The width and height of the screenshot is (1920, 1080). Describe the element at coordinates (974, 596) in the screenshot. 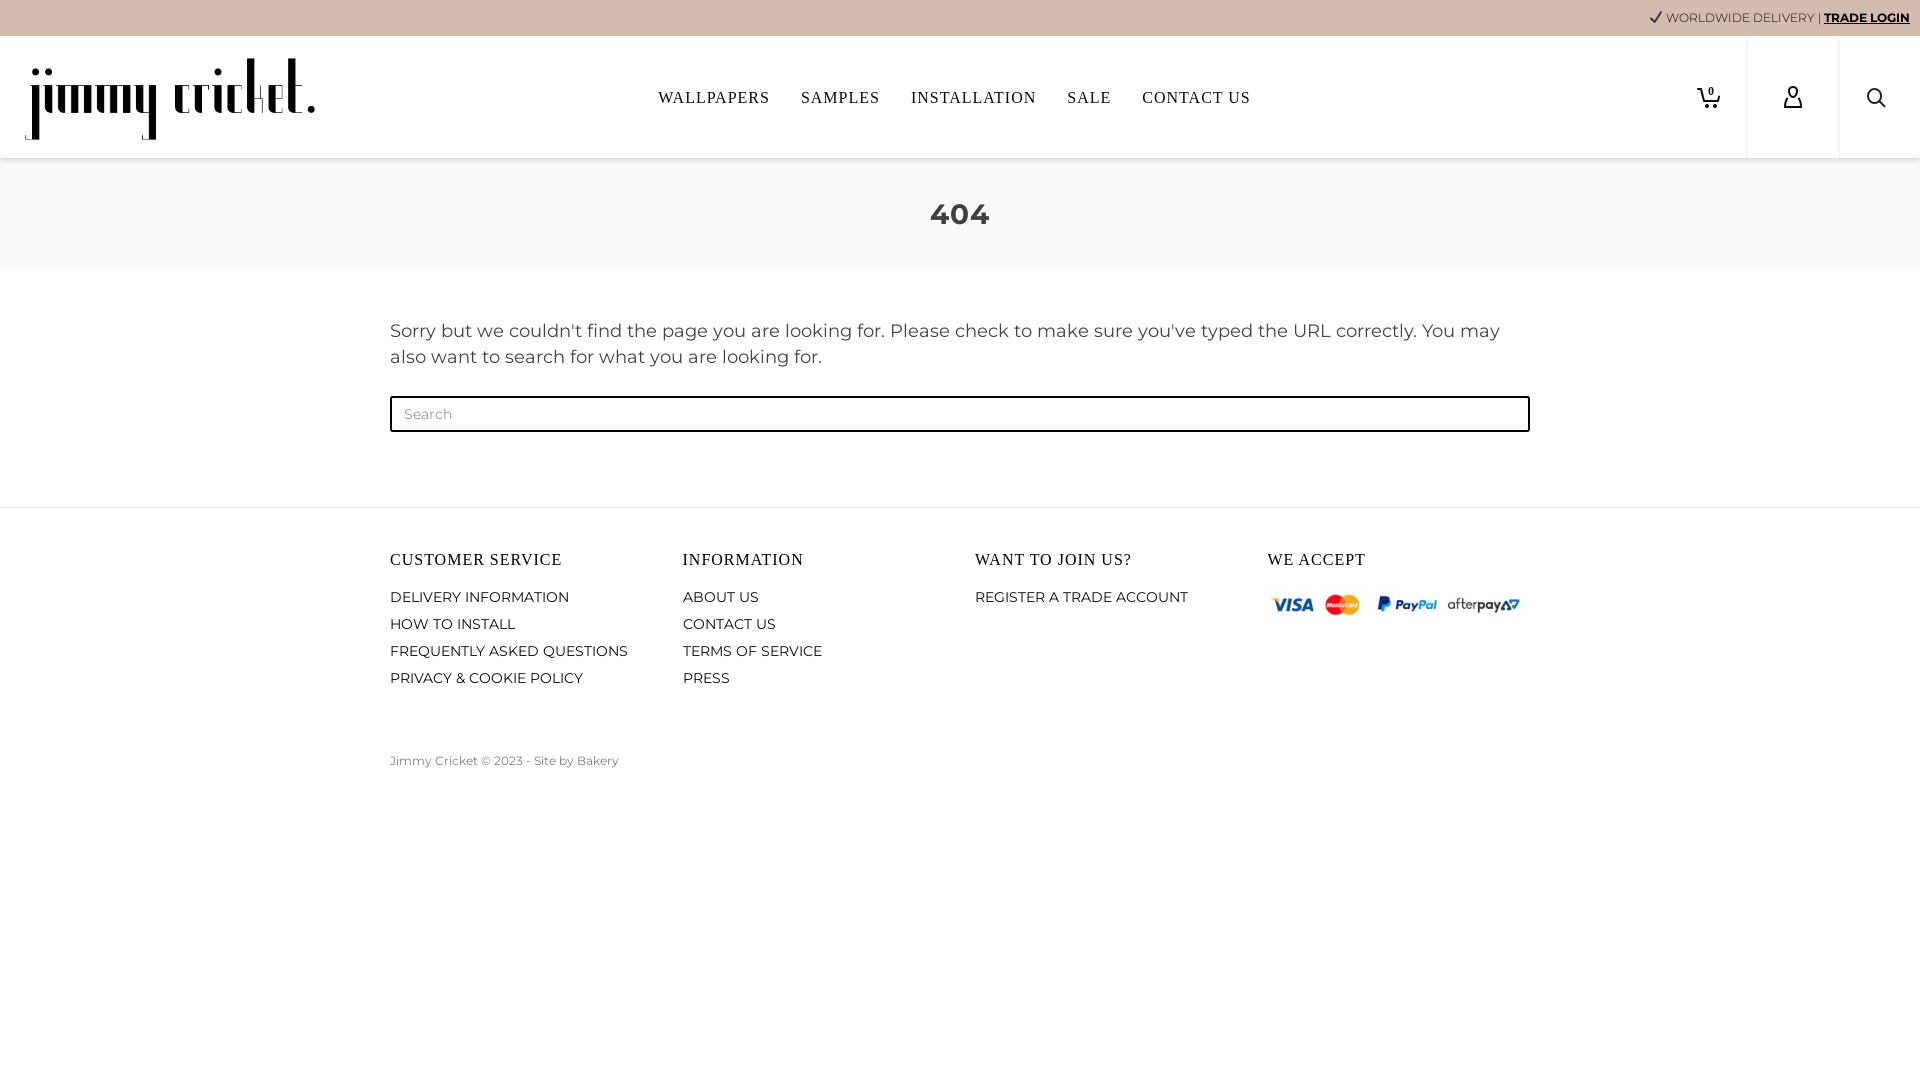

I see `'REGISTER A TRADE ACCOUNT'` at that location.